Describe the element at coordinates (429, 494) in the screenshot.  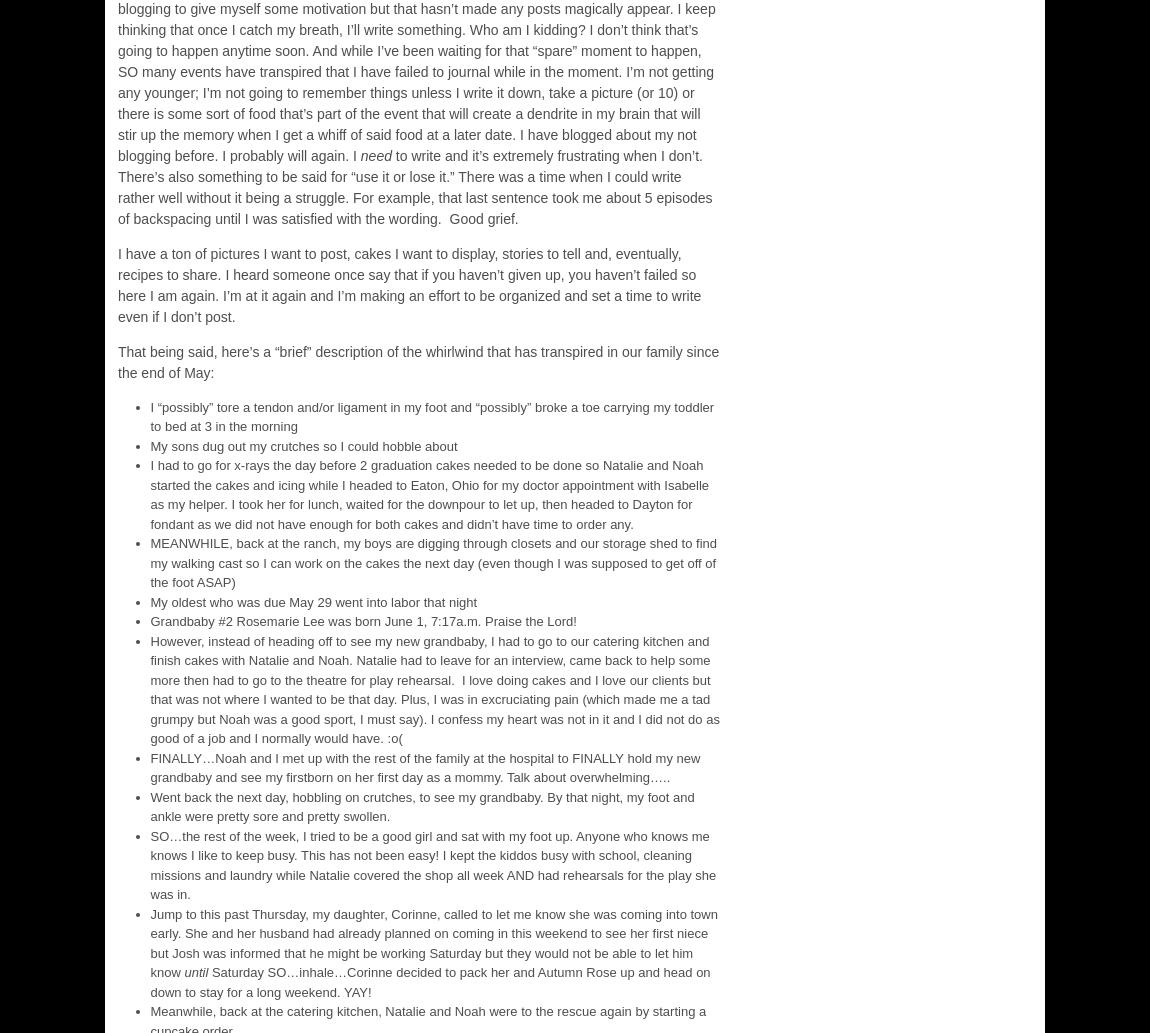
I see `'I had to go for x-rays the day before 2 graduation cakes needed to be done so Natalie and Noah started the cakes and icing while I headed to Eaton, Ohio for my doctor appointment with Isabelle as my helper. I took her for lunch, waited for the downpour to let up, then headed to Dayton for fondant as we did not have enough for both cakes and didn’t have time to order any.'` at that location.